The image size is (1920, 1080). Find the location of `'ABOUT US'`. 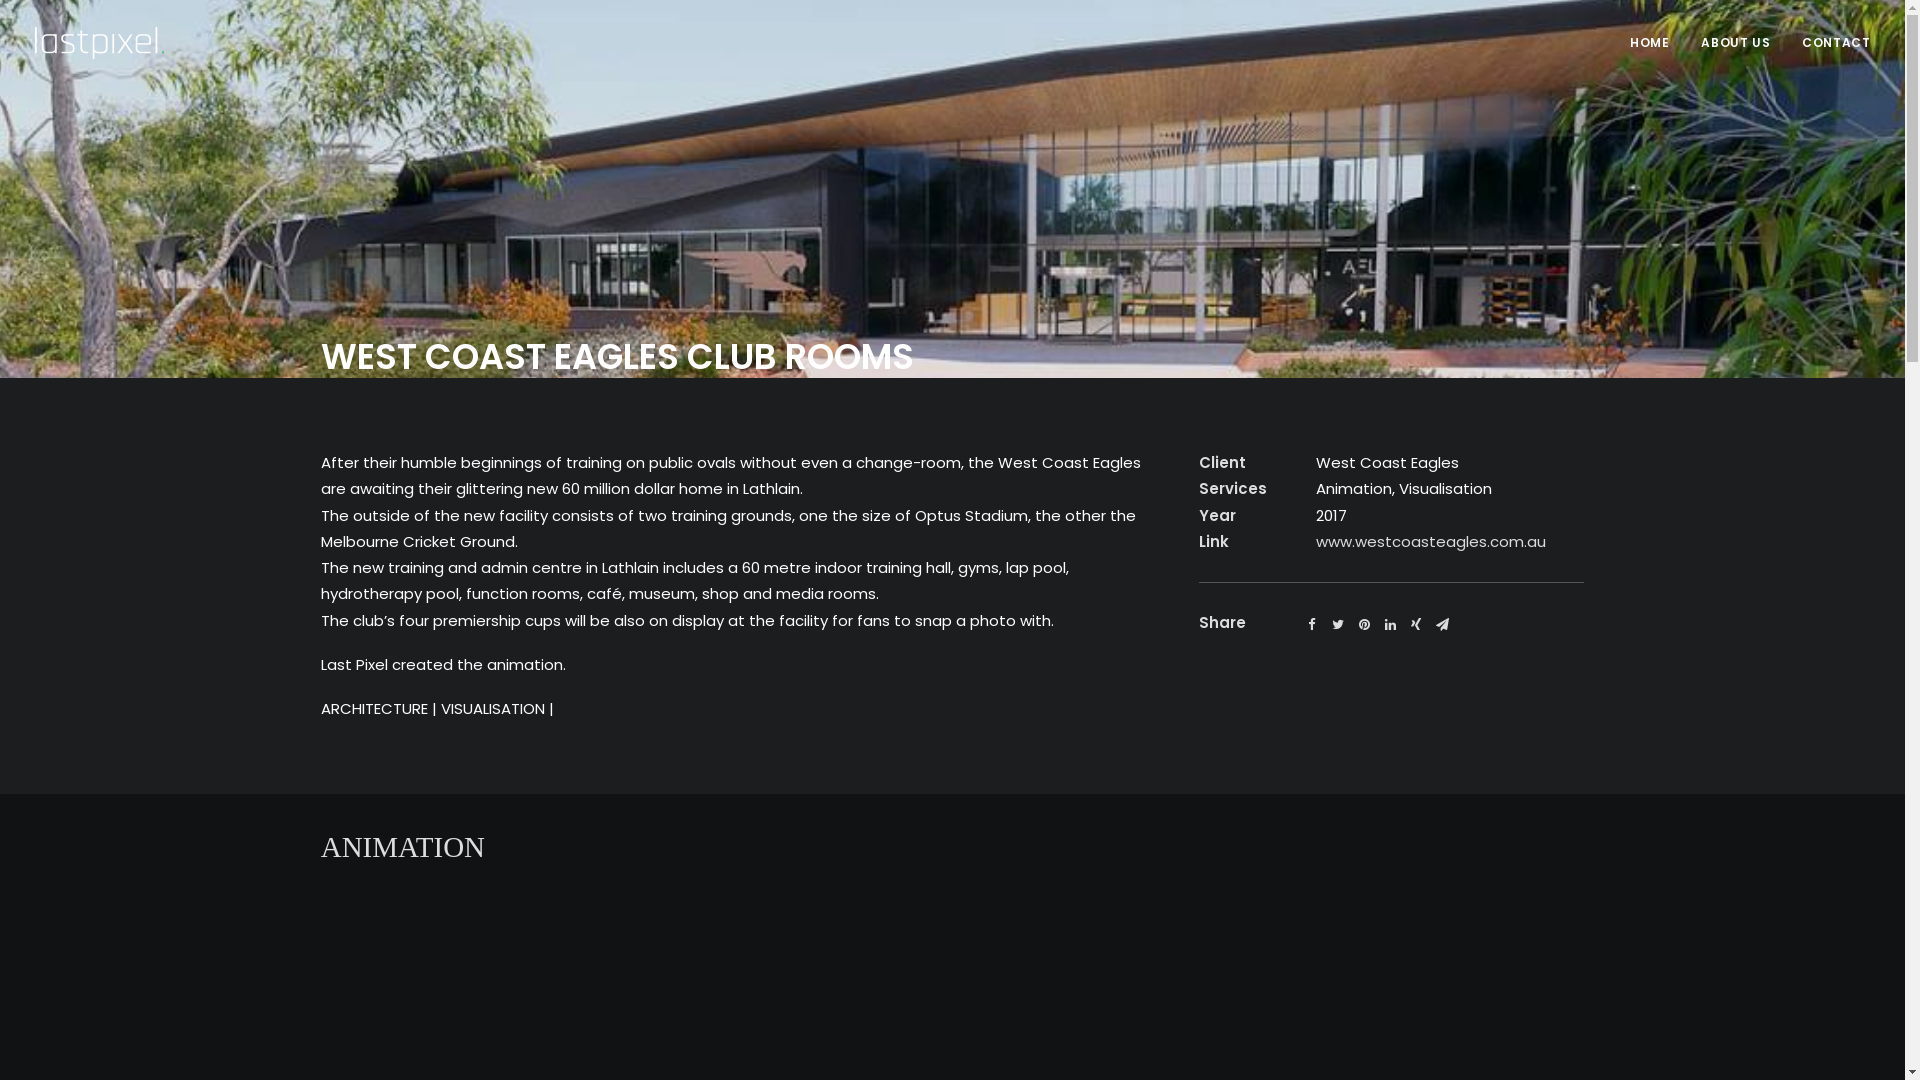

'ABOUT US' is located at coordinates (1685, 42).